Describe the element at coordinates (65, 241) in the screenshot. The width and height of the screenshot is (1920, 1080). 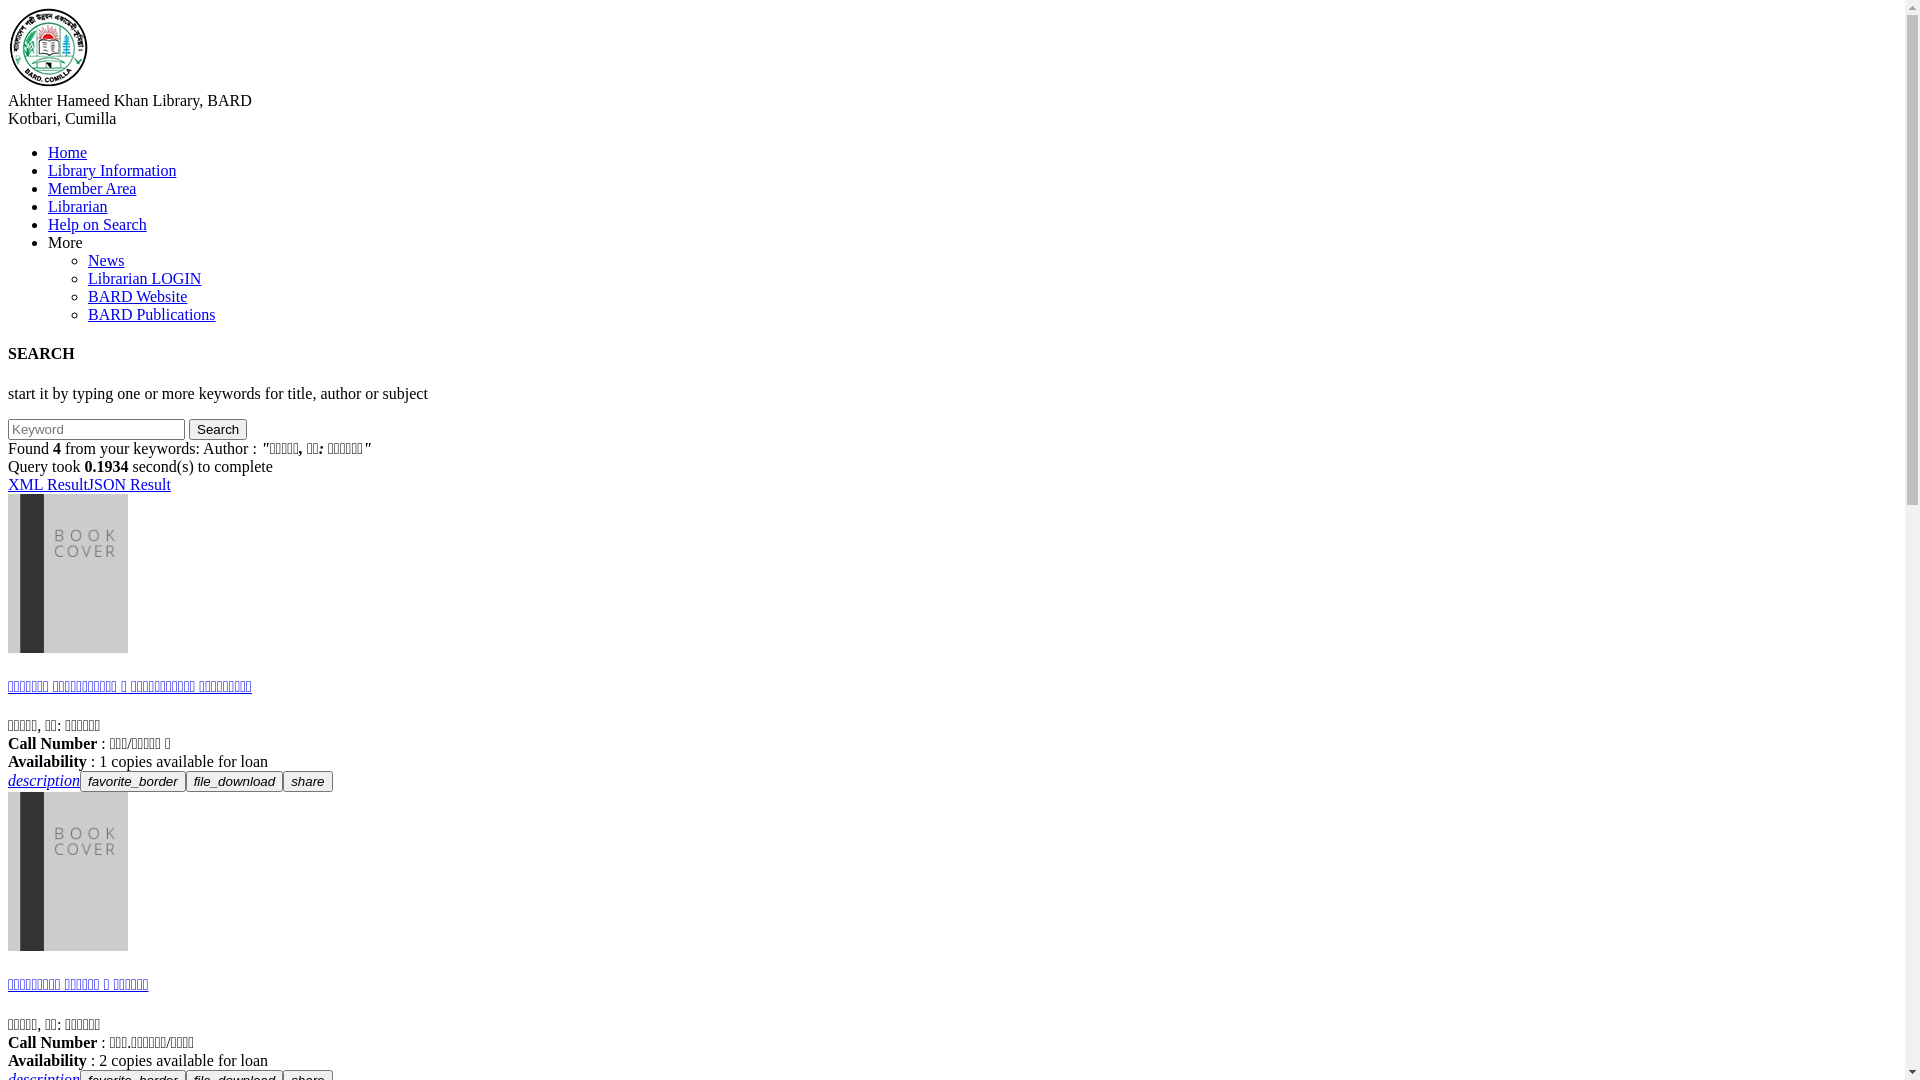
I see `'More'` at that location.